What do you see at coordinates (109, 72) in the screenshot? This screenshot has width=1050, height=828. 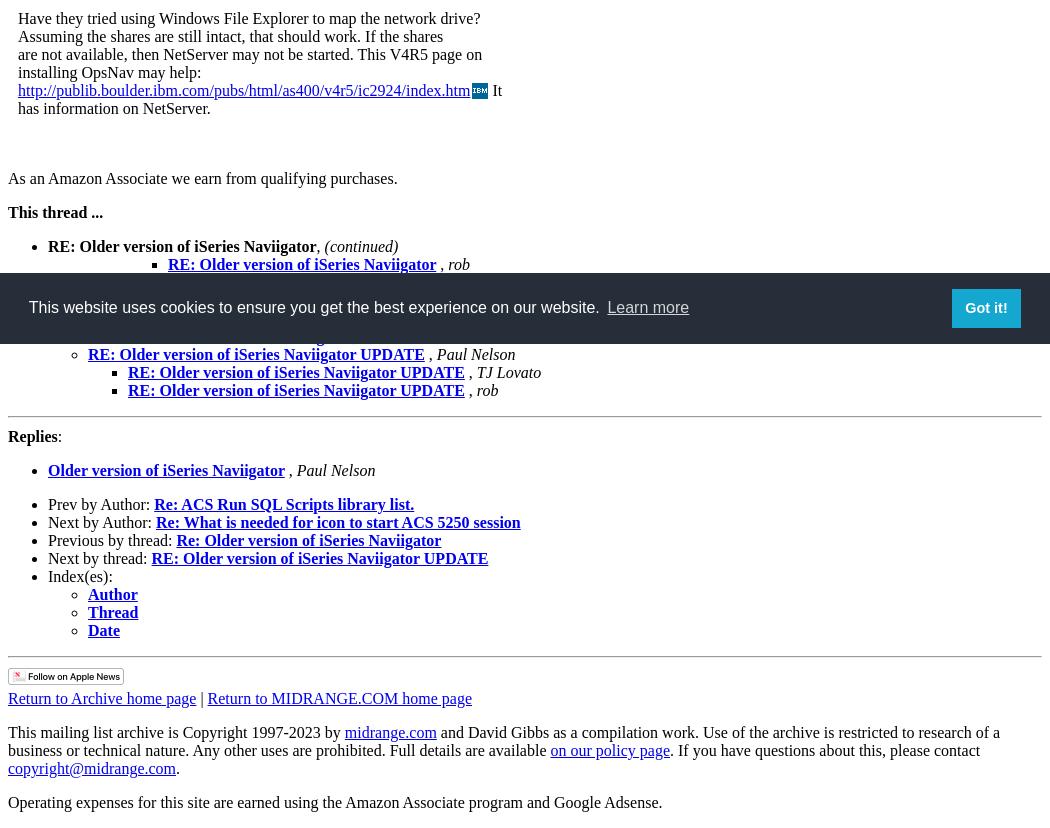 I see `'installing OpsNav may help:'` at bounding box center [109, 72].